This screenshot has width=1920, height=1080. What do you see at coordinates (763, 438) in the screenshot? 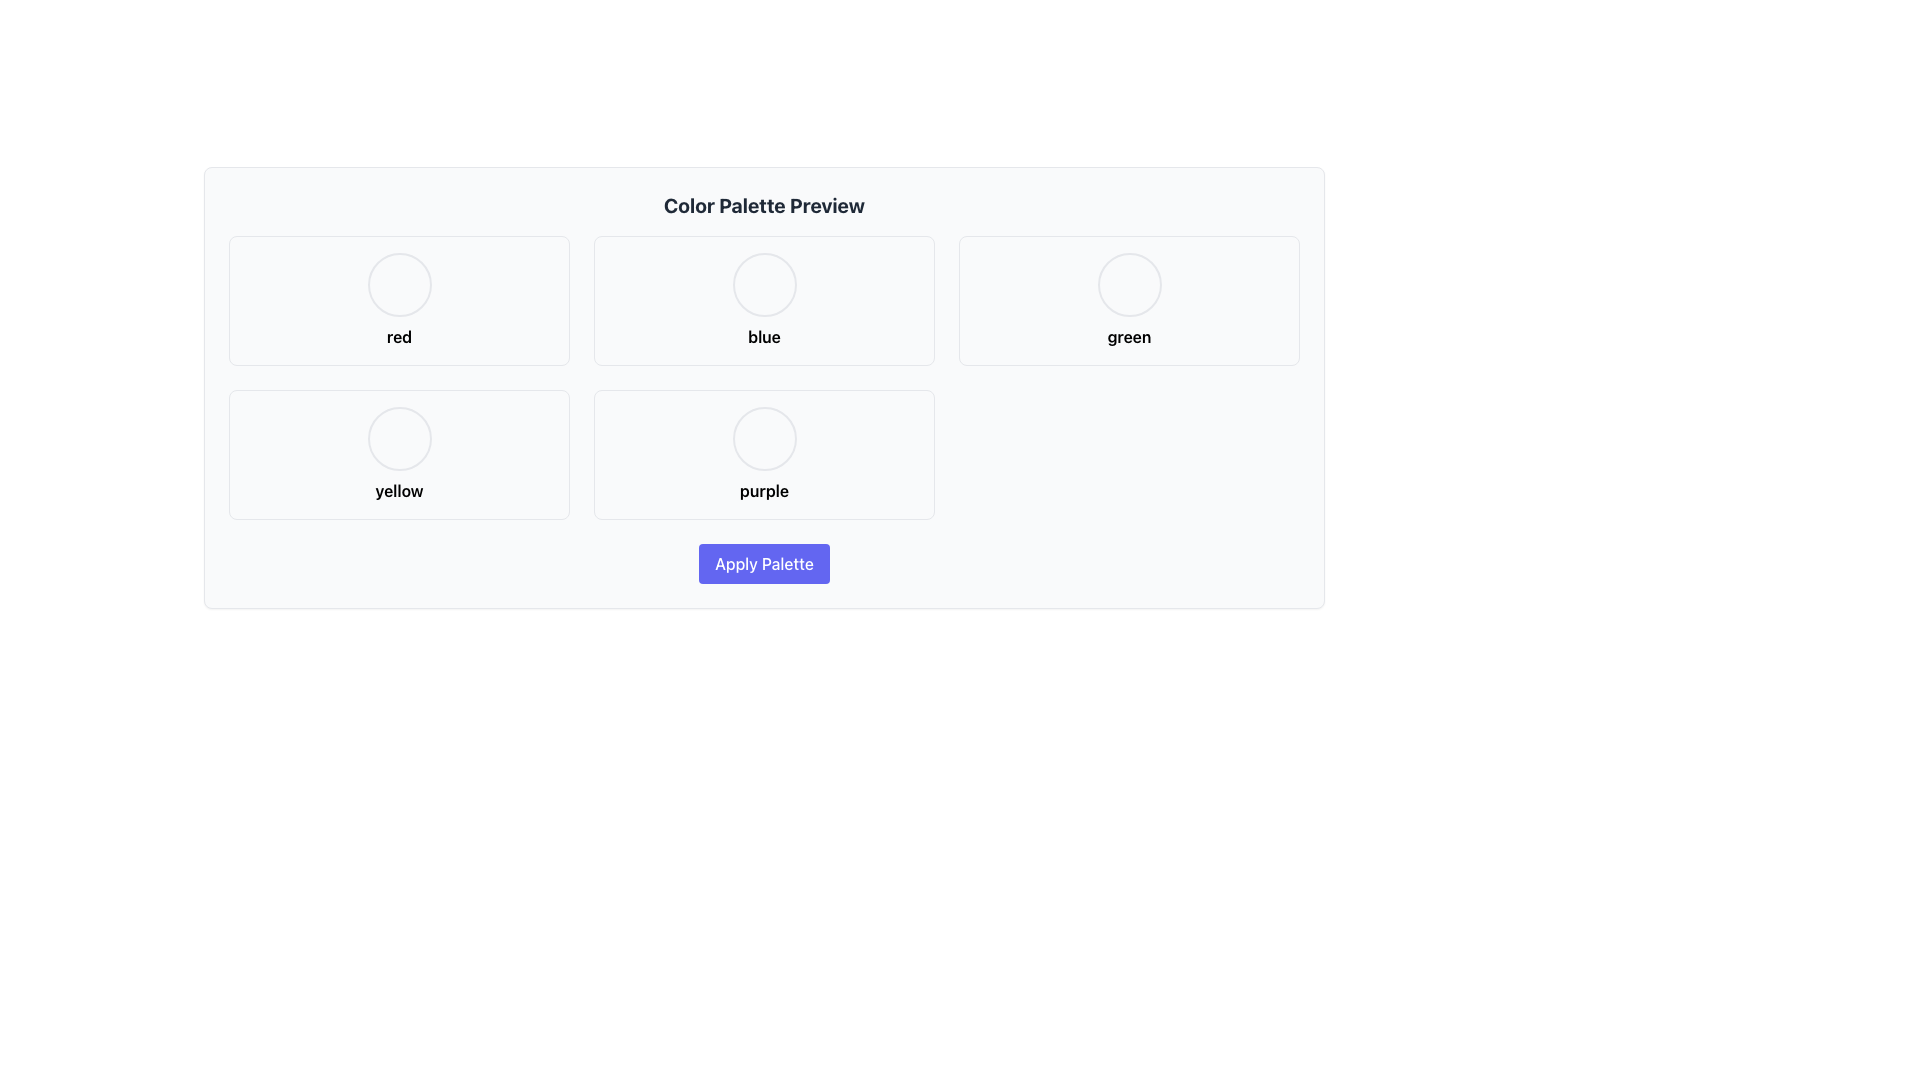
I see `the decorative purple element which is the top component within the card labeled 'purple' in the color selection interface` at bounding box center [763, 438].